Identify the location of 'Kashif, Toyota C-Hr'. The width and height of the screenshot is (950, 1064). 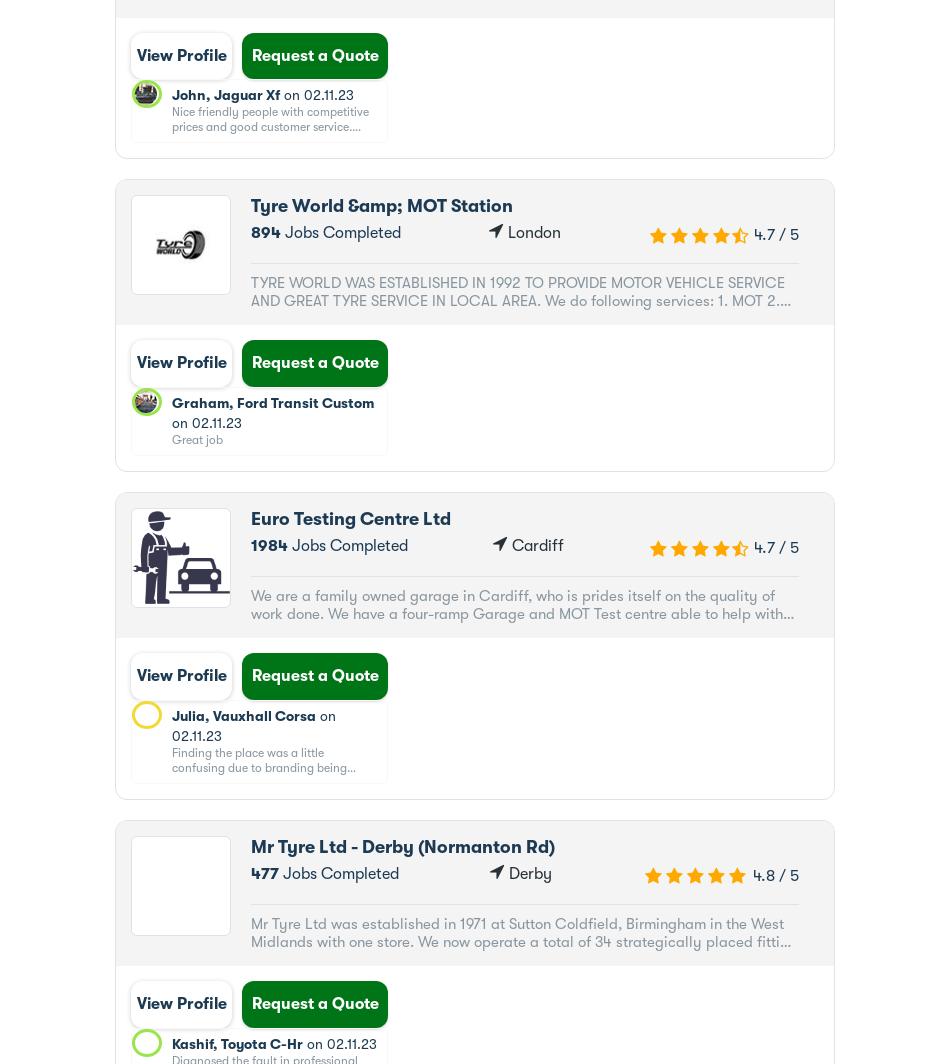
(237, 1043).